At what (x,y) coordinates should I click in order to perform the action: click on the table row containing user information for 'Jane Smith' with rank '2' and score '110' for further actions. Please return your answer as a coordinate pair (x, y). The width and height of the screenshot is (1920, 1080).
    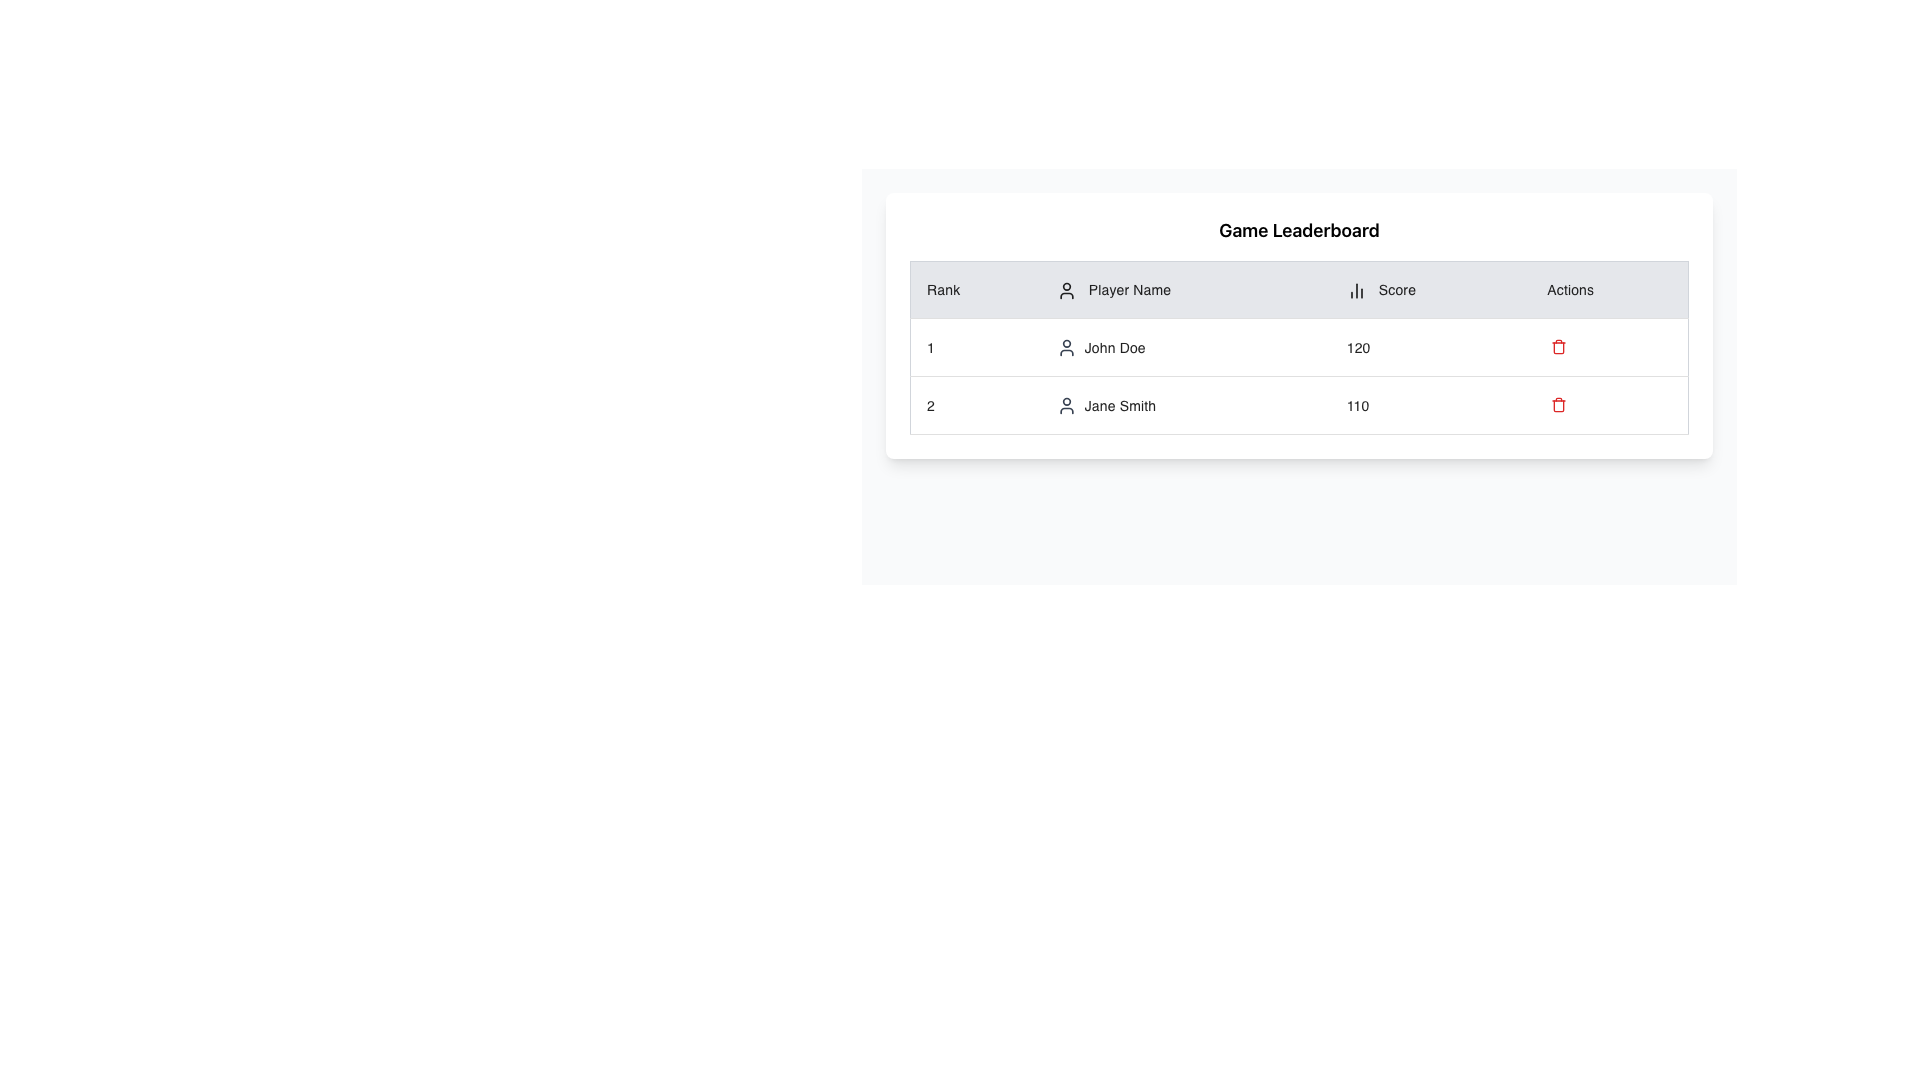
    Looking at the image, I should click on (1299, 405).